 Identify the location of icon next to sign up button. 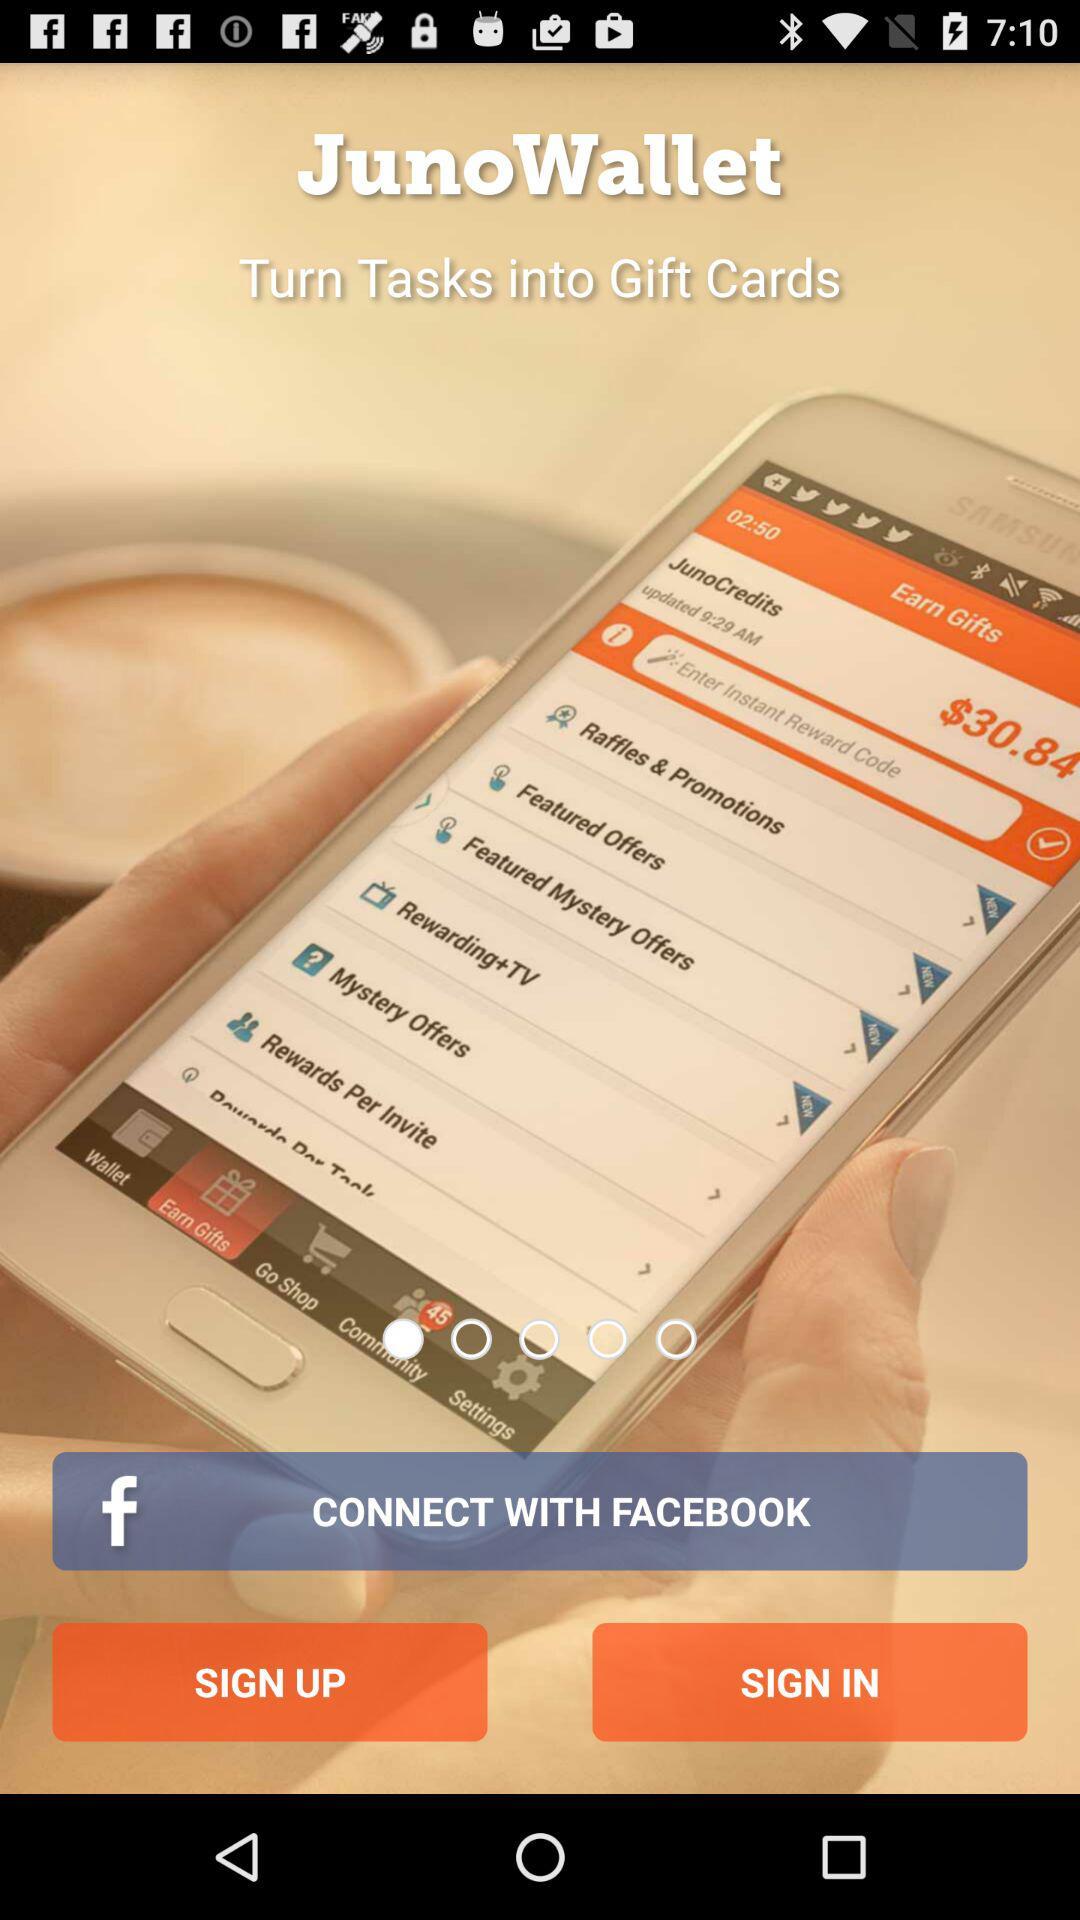
(810, 1681).